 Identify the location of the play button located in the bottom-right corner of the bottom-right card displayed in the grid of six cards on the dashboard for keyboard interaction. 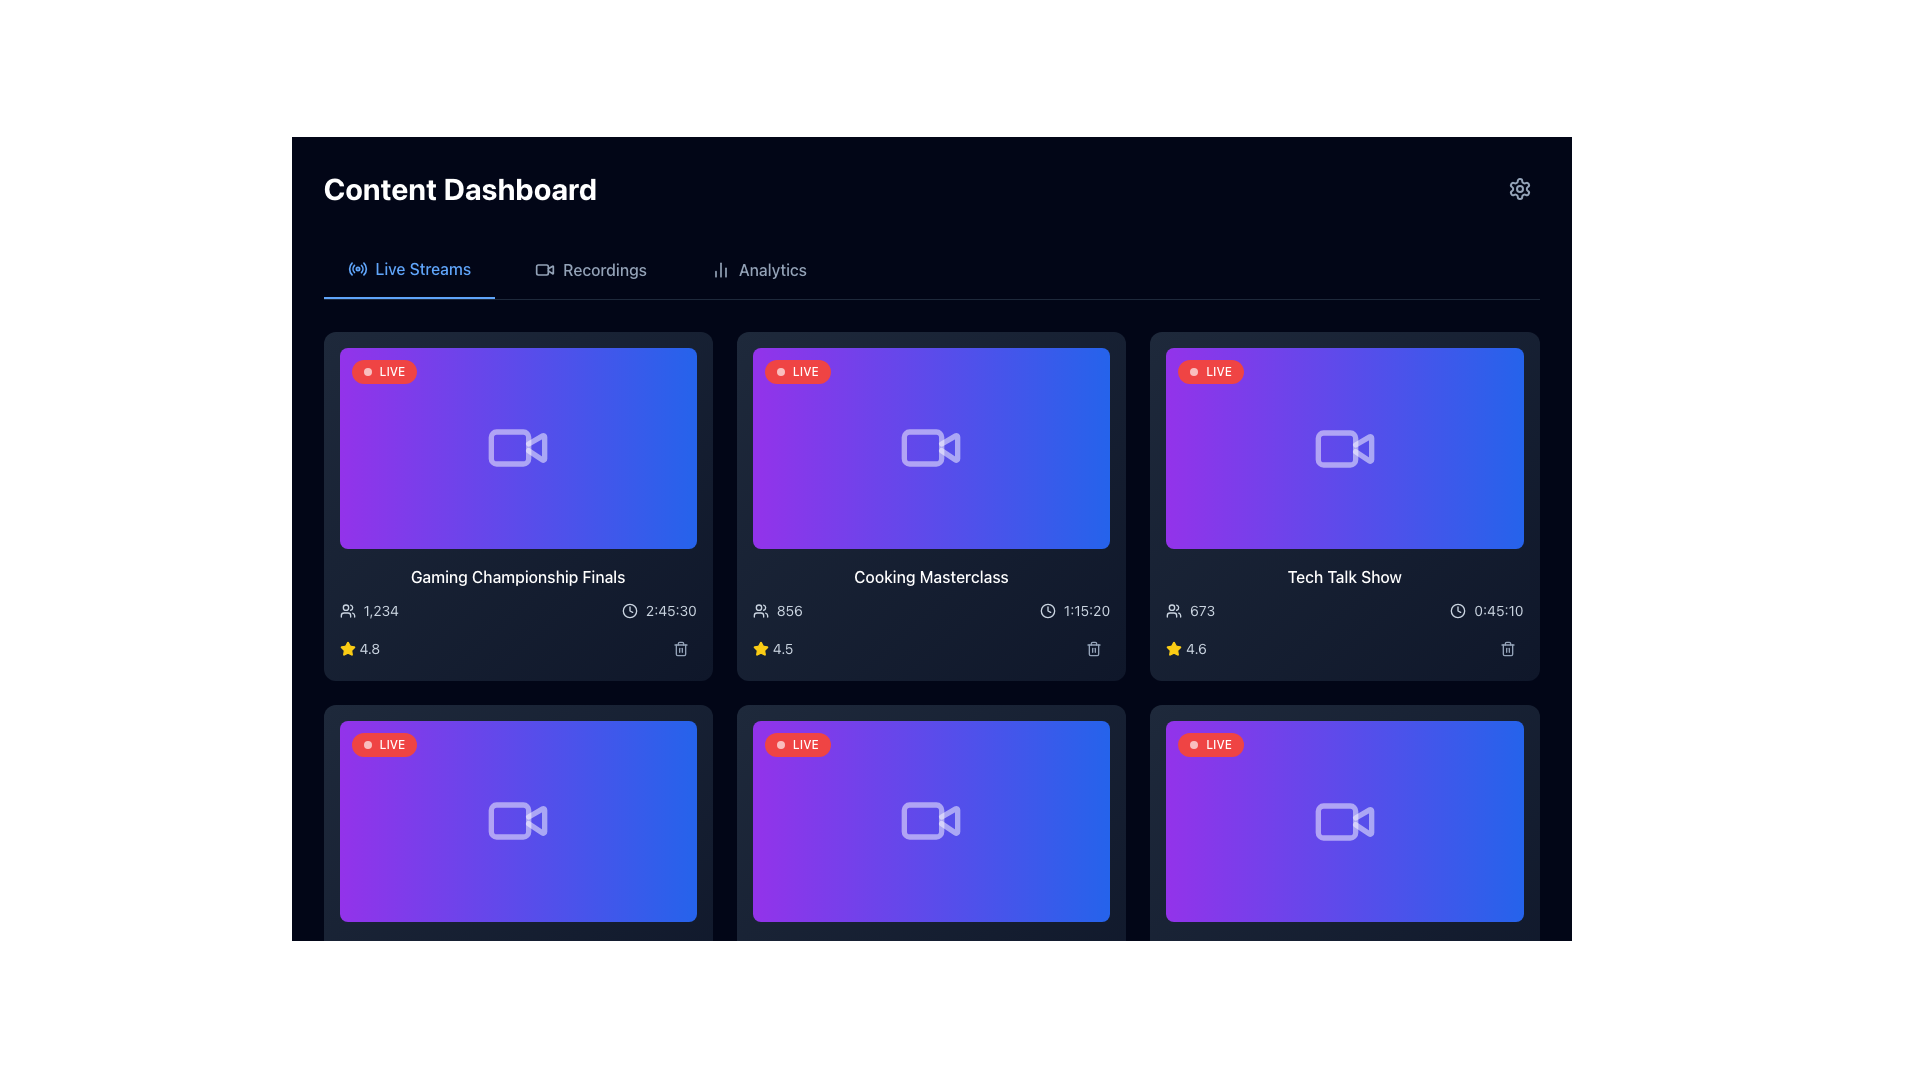
(1489, 886).